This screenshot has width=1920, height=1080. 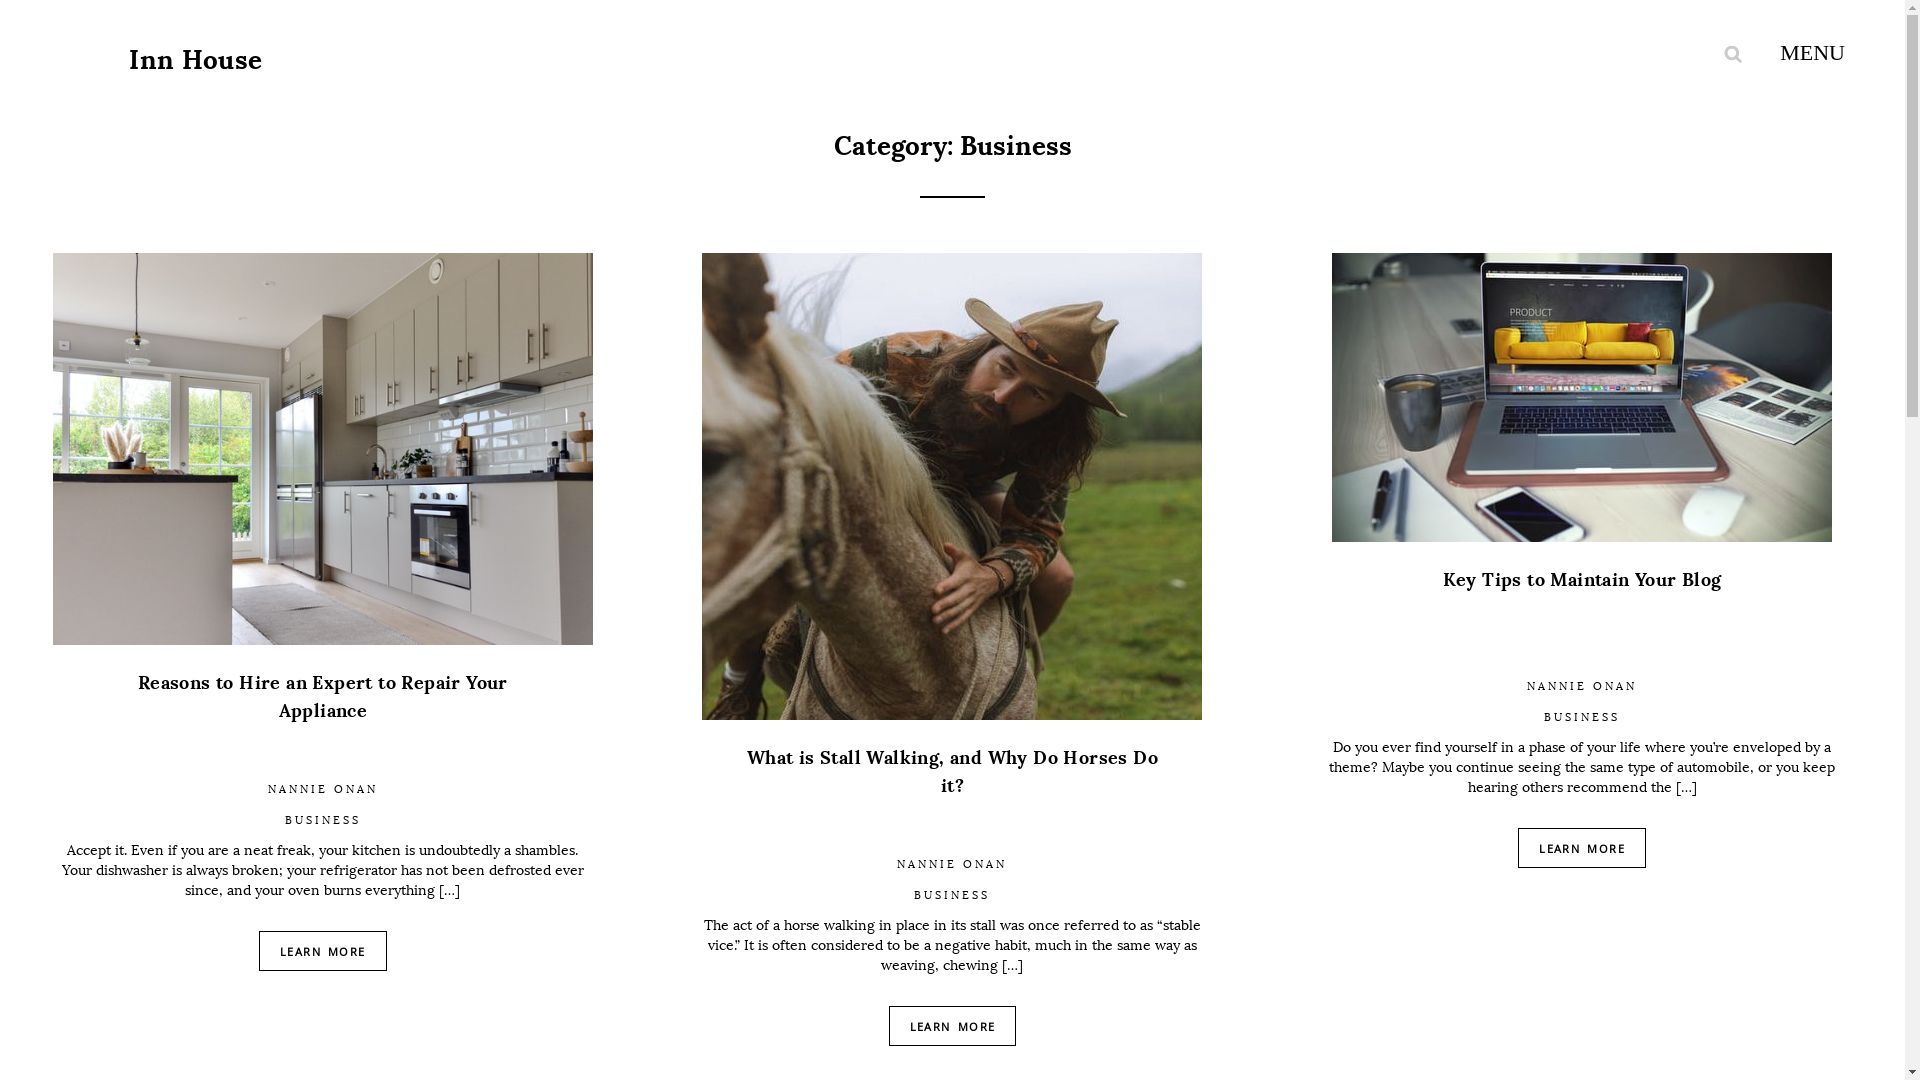 What do you see at coordinates (322, 950) in the screenshot?
I see `'LEARN MORE'` at bounding box center [322, 950].